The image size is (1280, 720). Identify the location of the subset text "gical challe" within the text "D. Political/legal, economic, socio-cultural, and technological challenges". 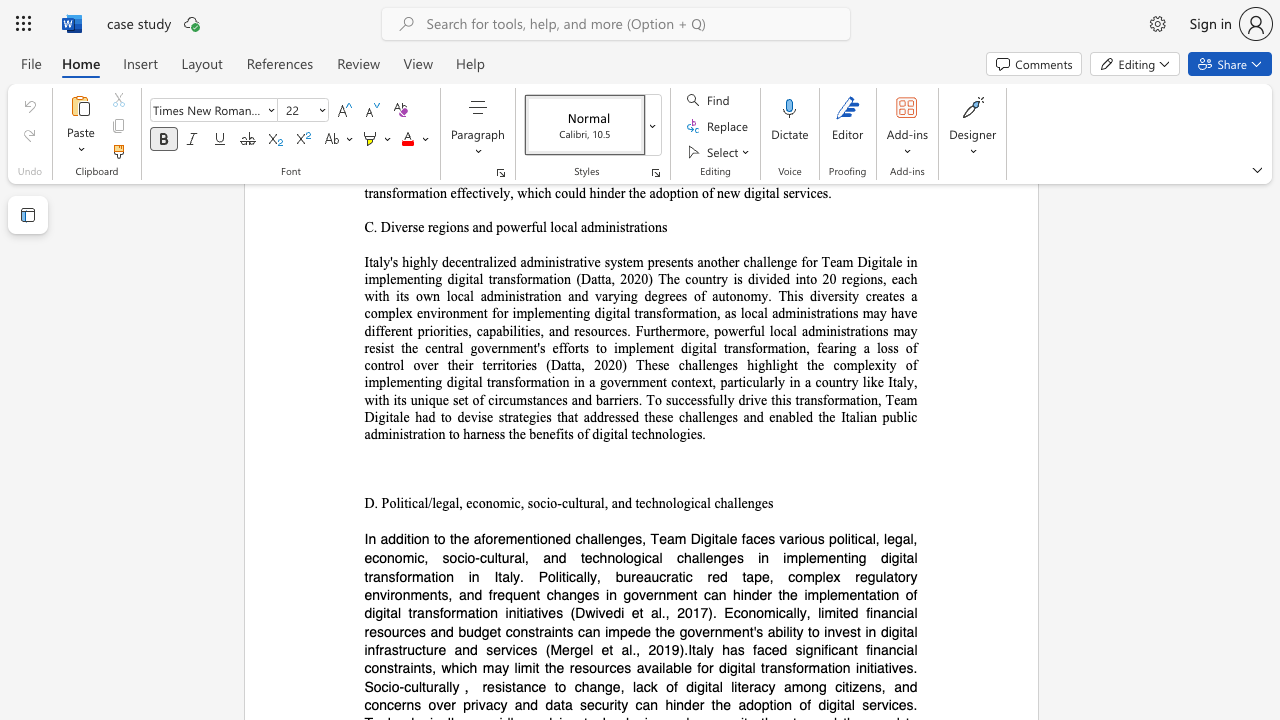
(683, 502).